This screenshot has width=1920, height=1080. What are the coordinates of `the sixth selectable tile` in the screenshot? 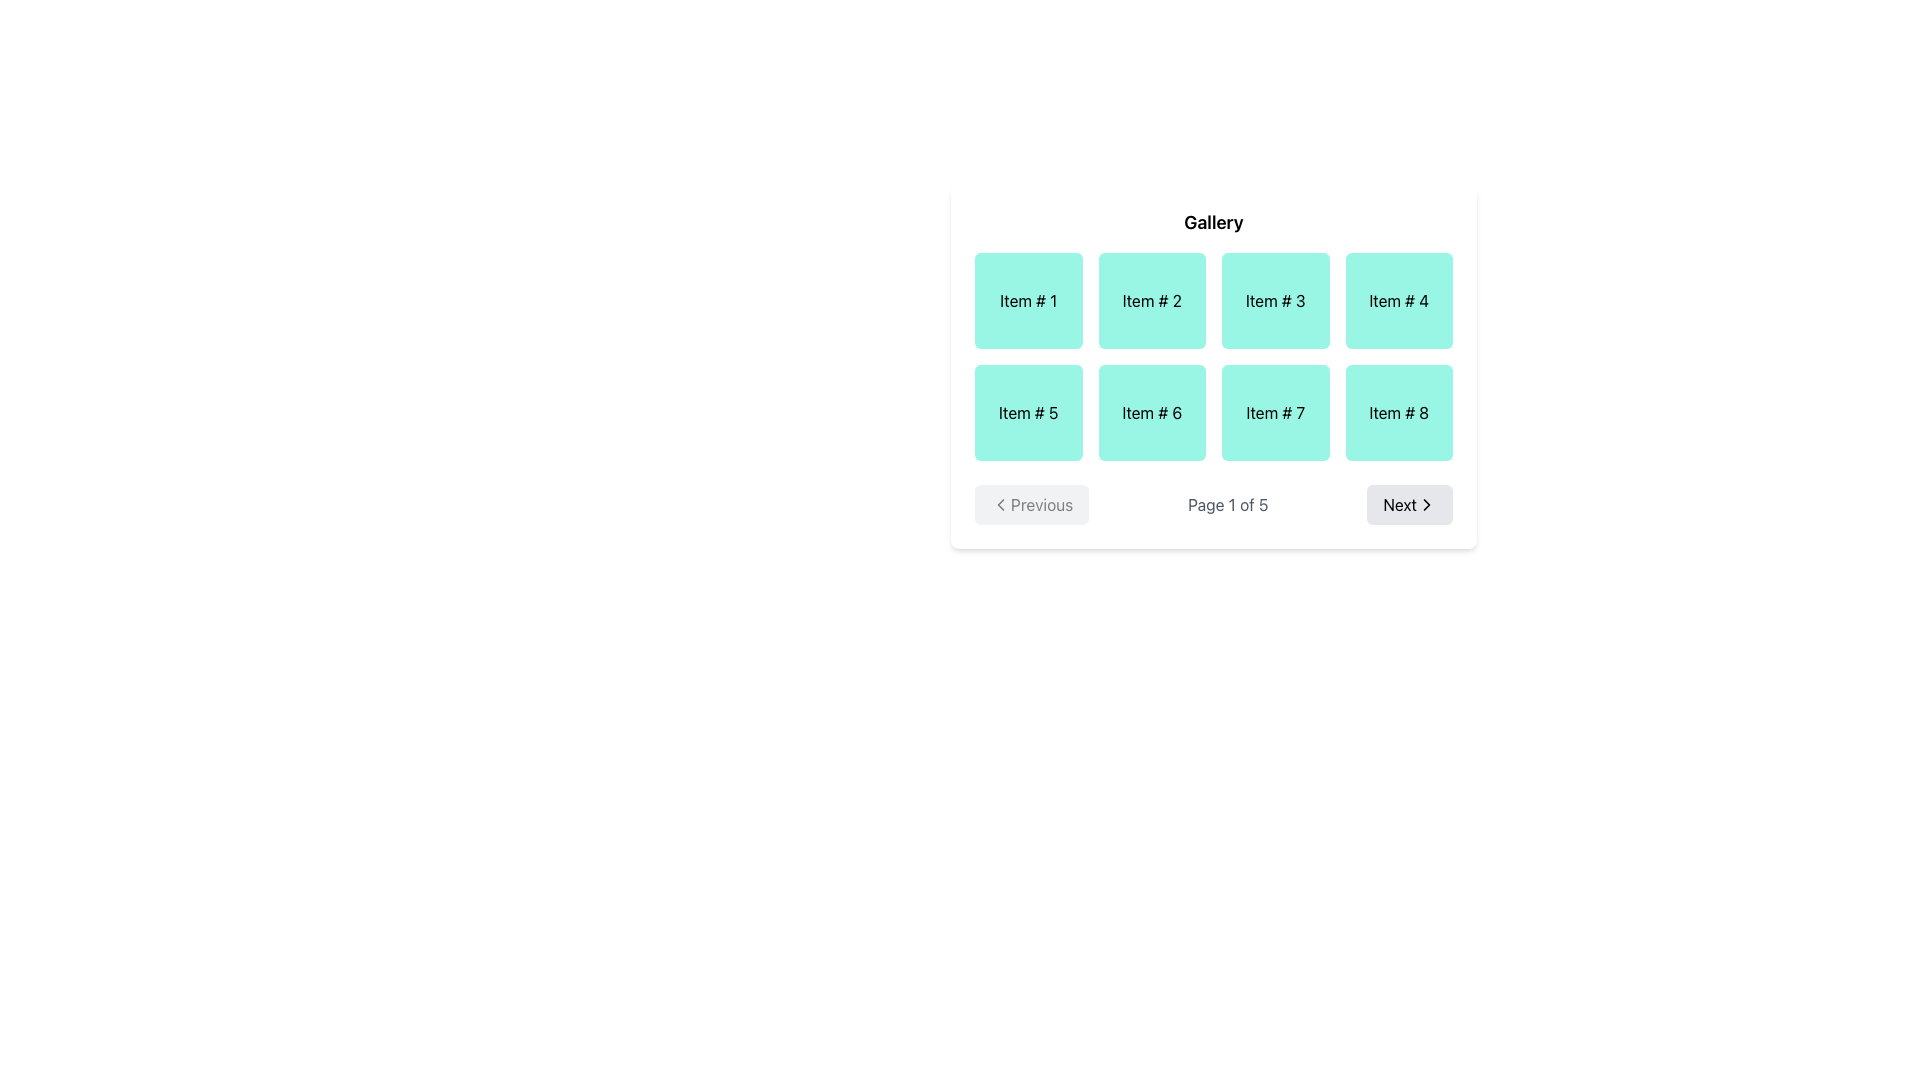 It's located at (1152, 411).